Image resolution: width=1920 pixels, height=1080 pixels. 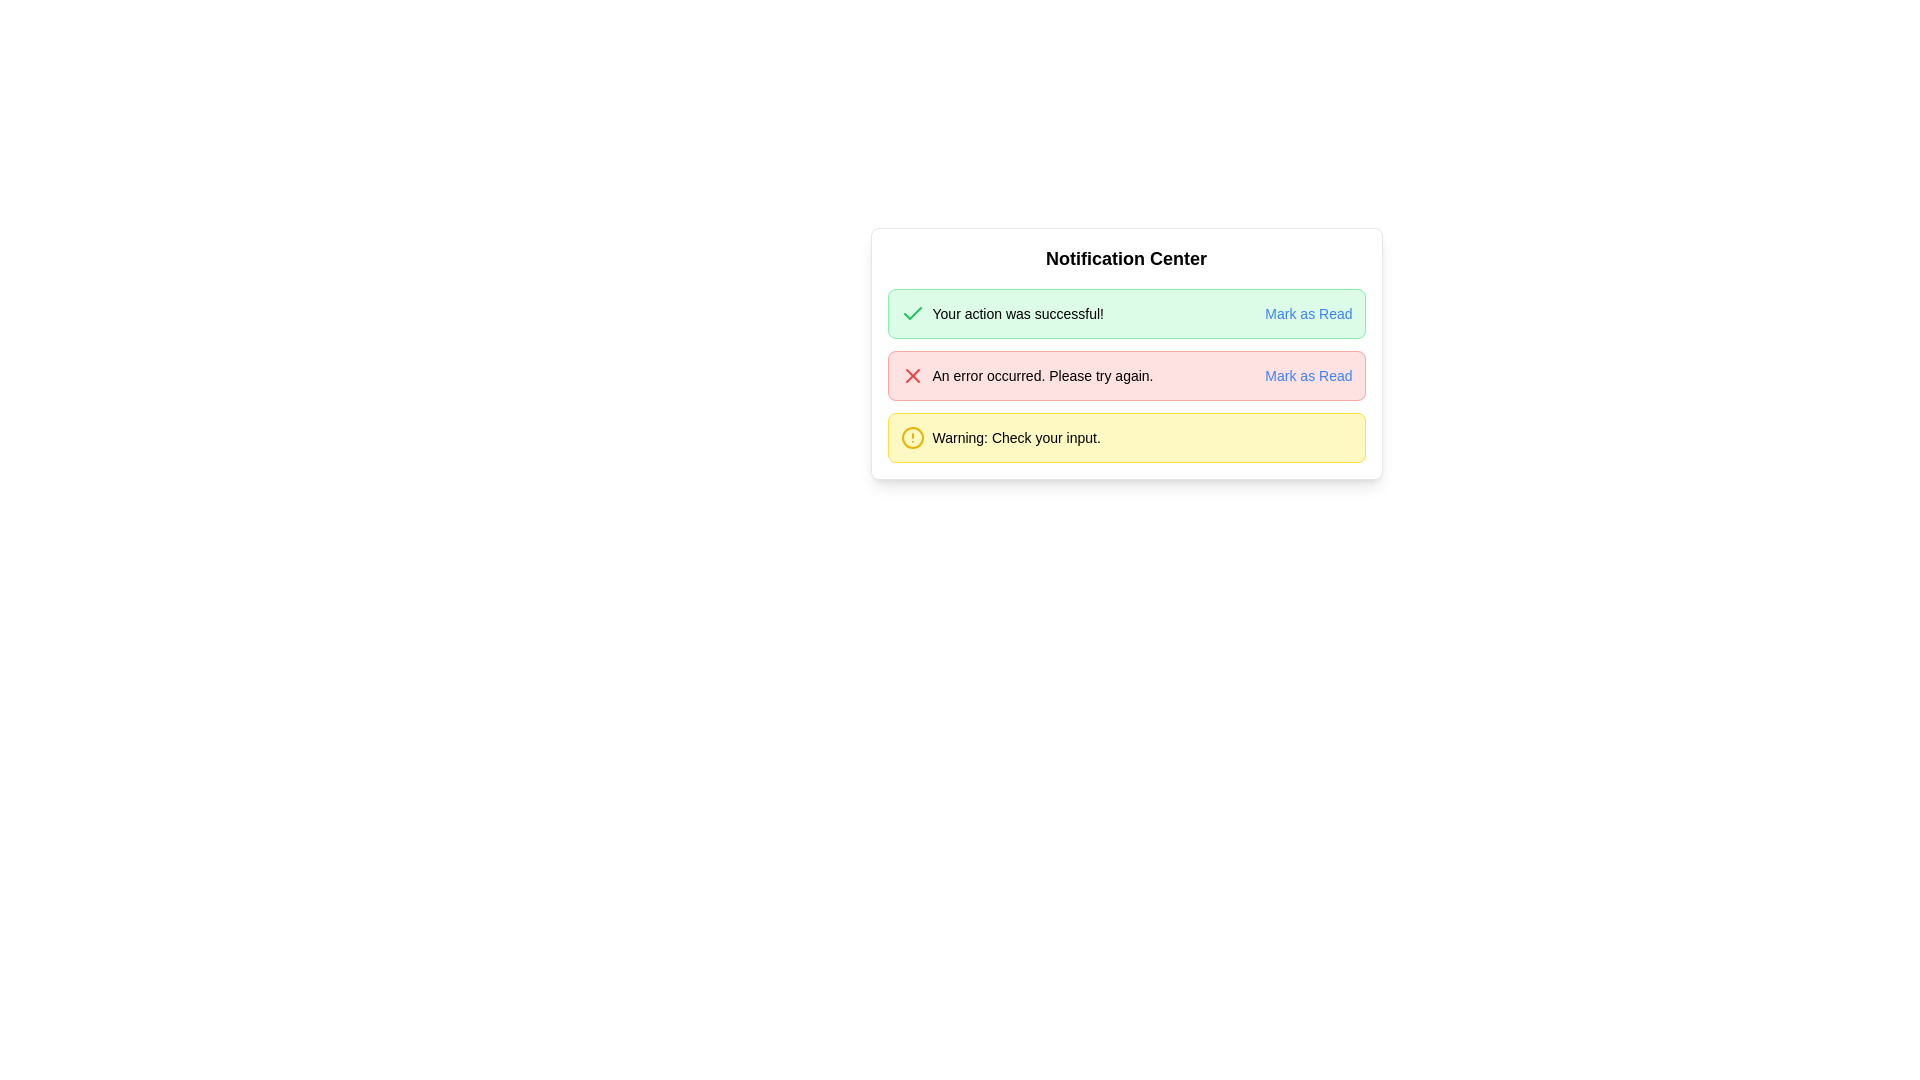 What do you see at coordinates (1000, 437) in the screenshot?
I see `the third notification message in the 'Notification Center' widget that has a light yellow background and displays the text 'Warning: Check your input.'` at bounding box center [1000, 437].